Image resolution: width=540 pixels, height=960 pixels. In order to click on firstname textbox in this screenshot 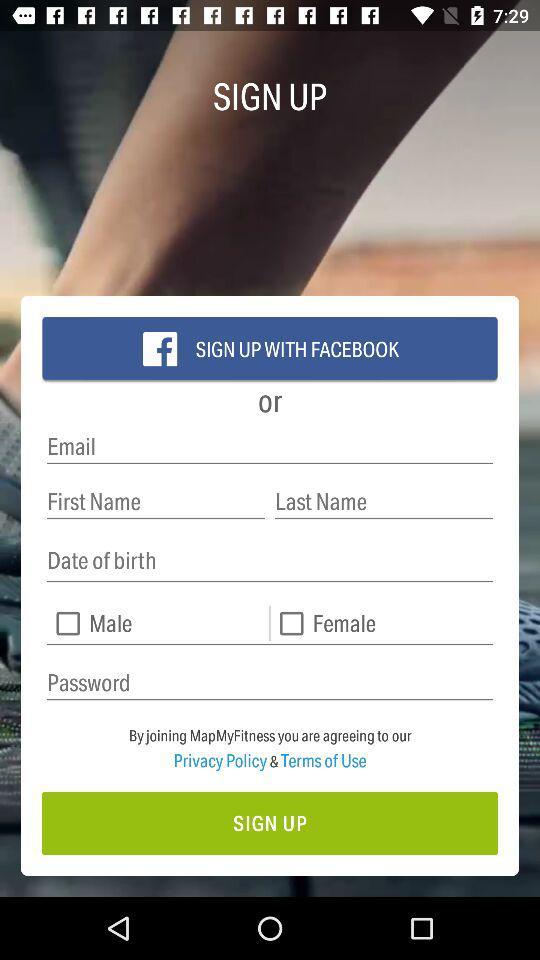, I will do `click(155, 500)`.